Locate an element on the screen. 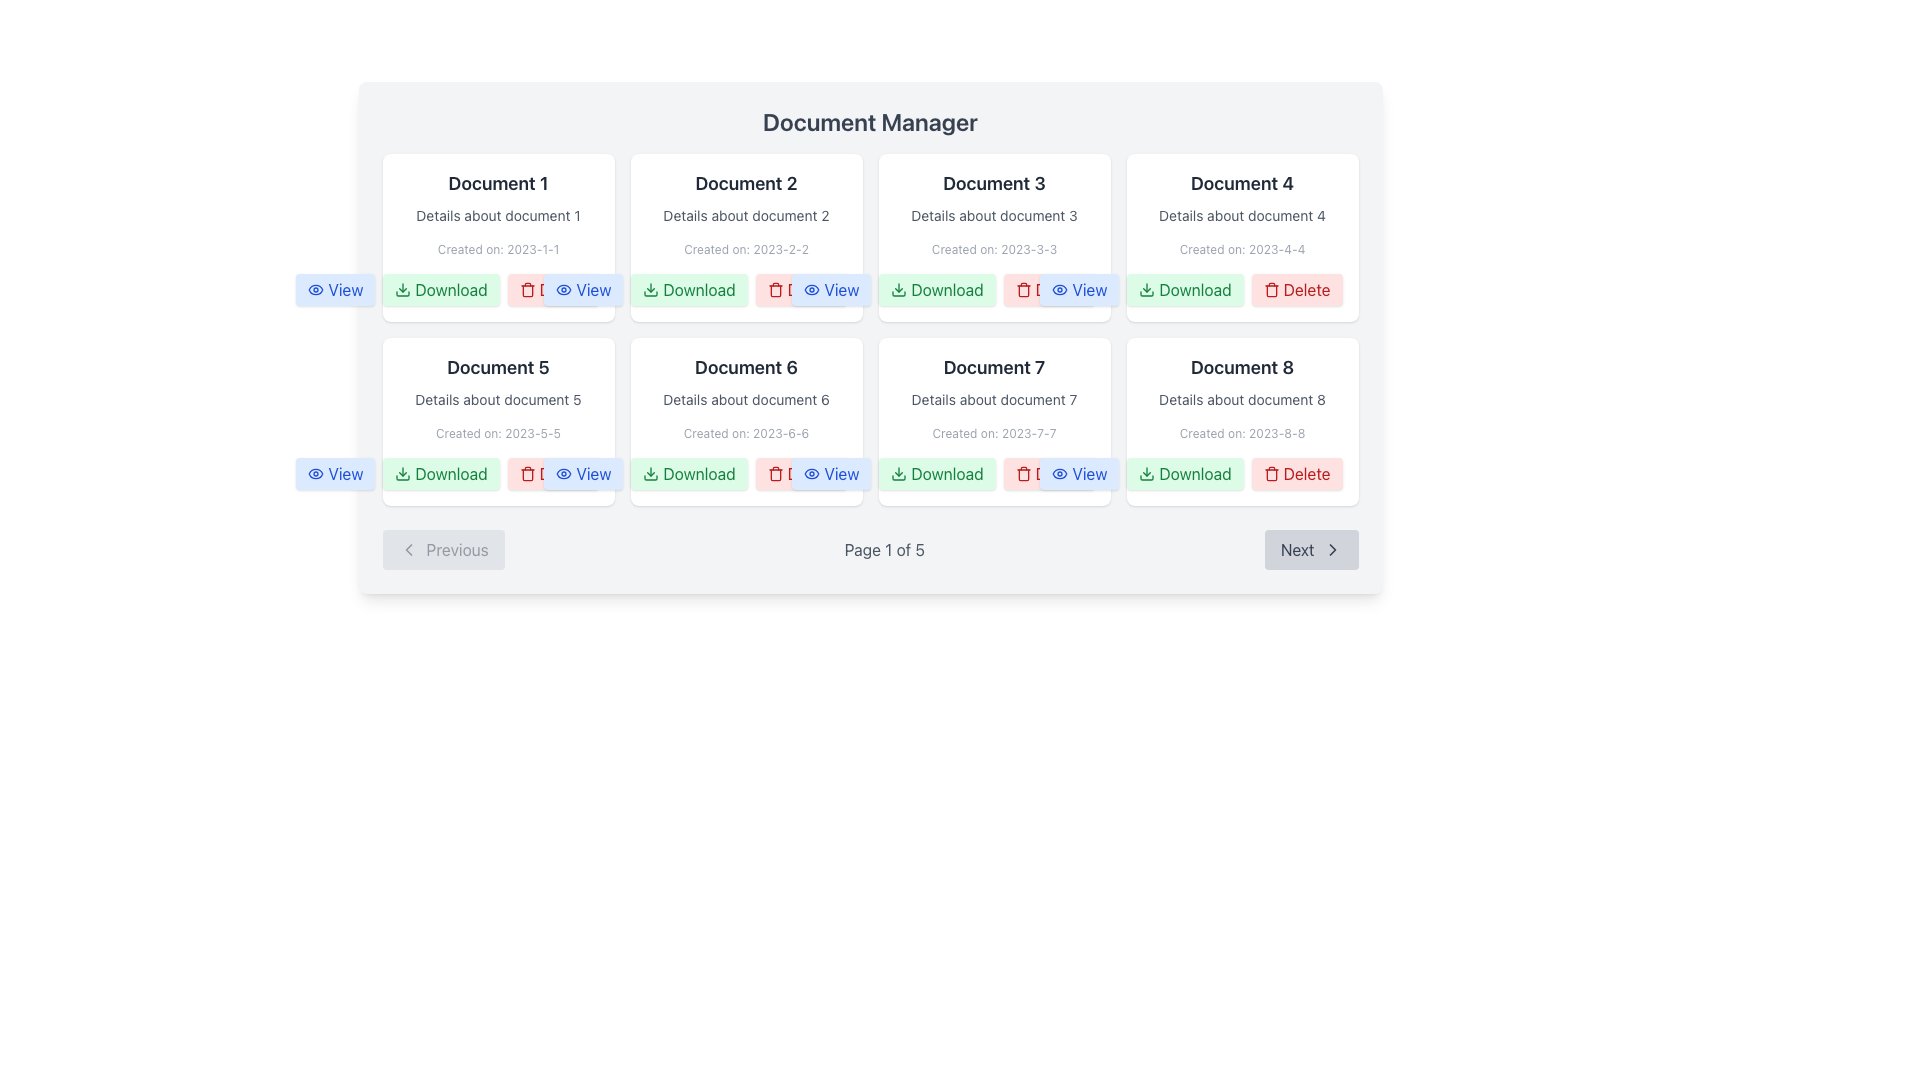  the buttons is located at coordinates (745, 474).